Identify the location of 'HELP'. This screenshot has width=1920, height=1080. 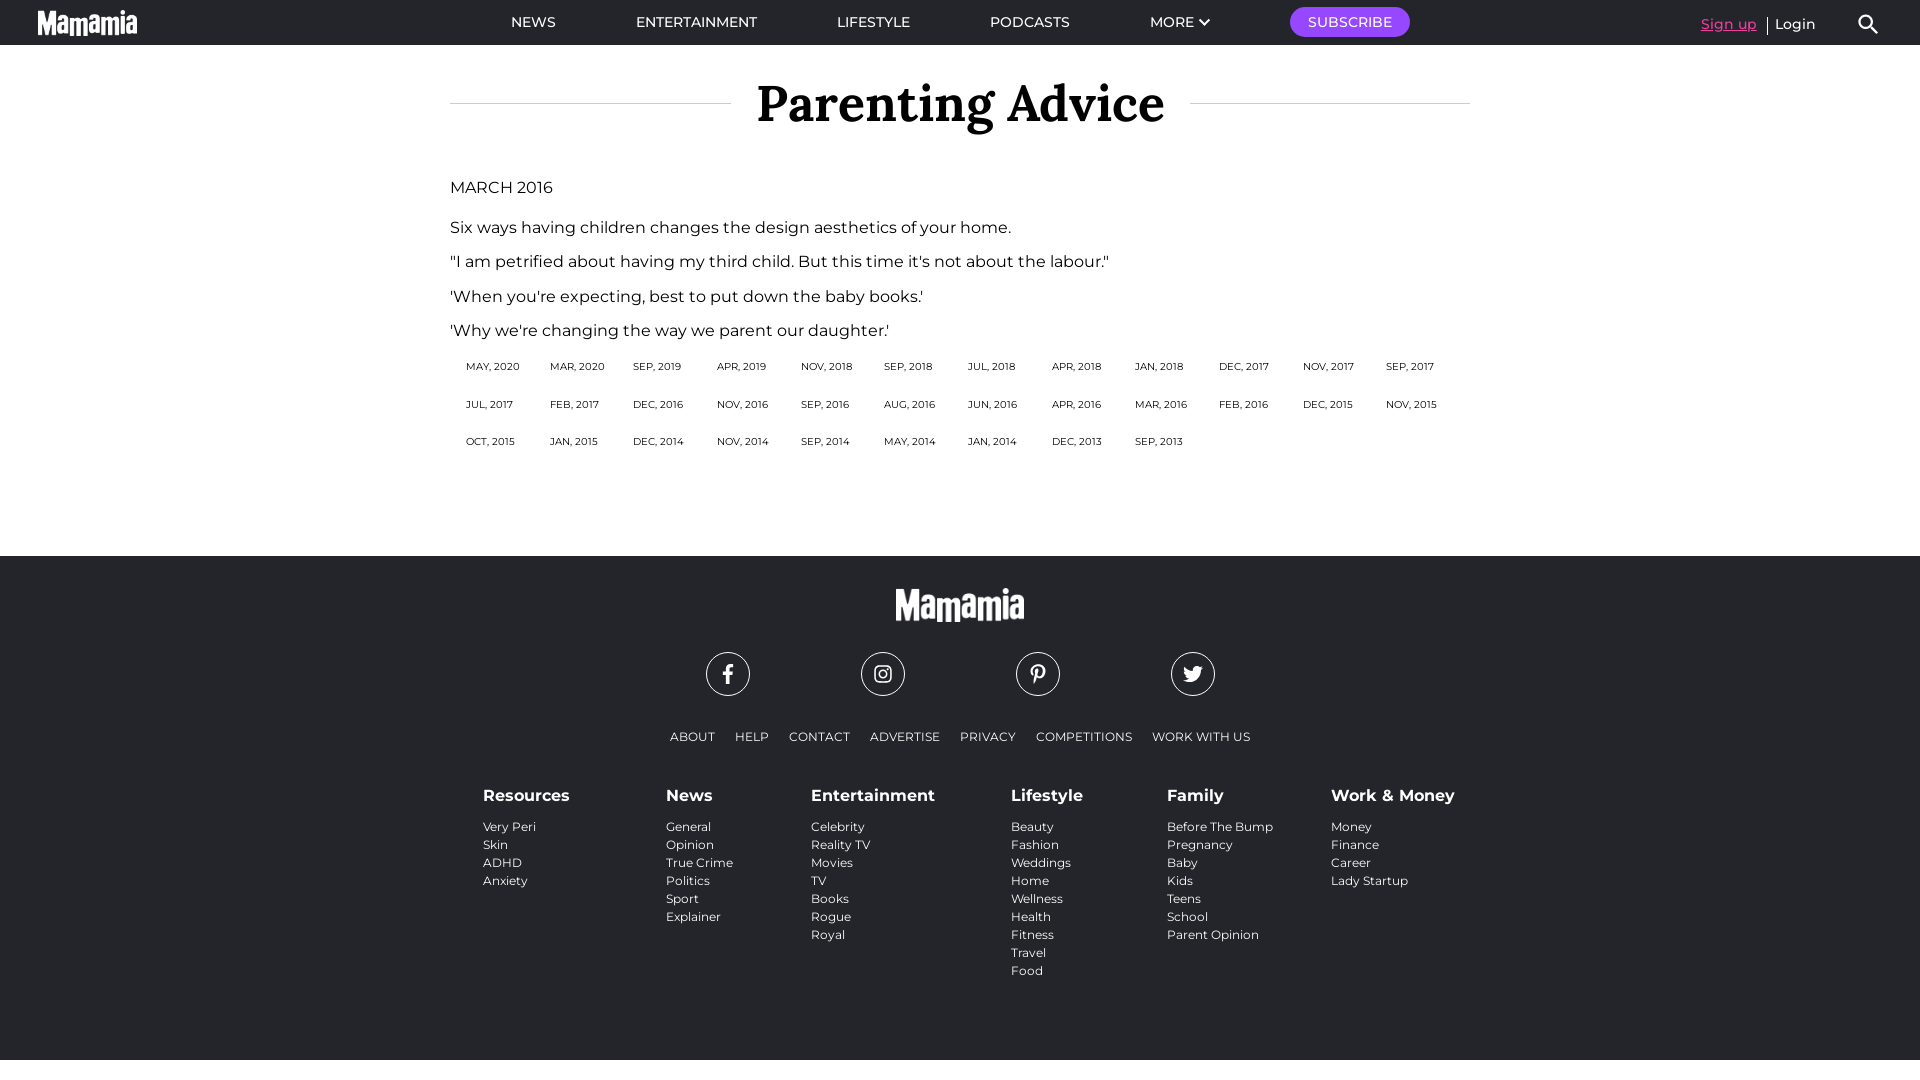
(751, 736).